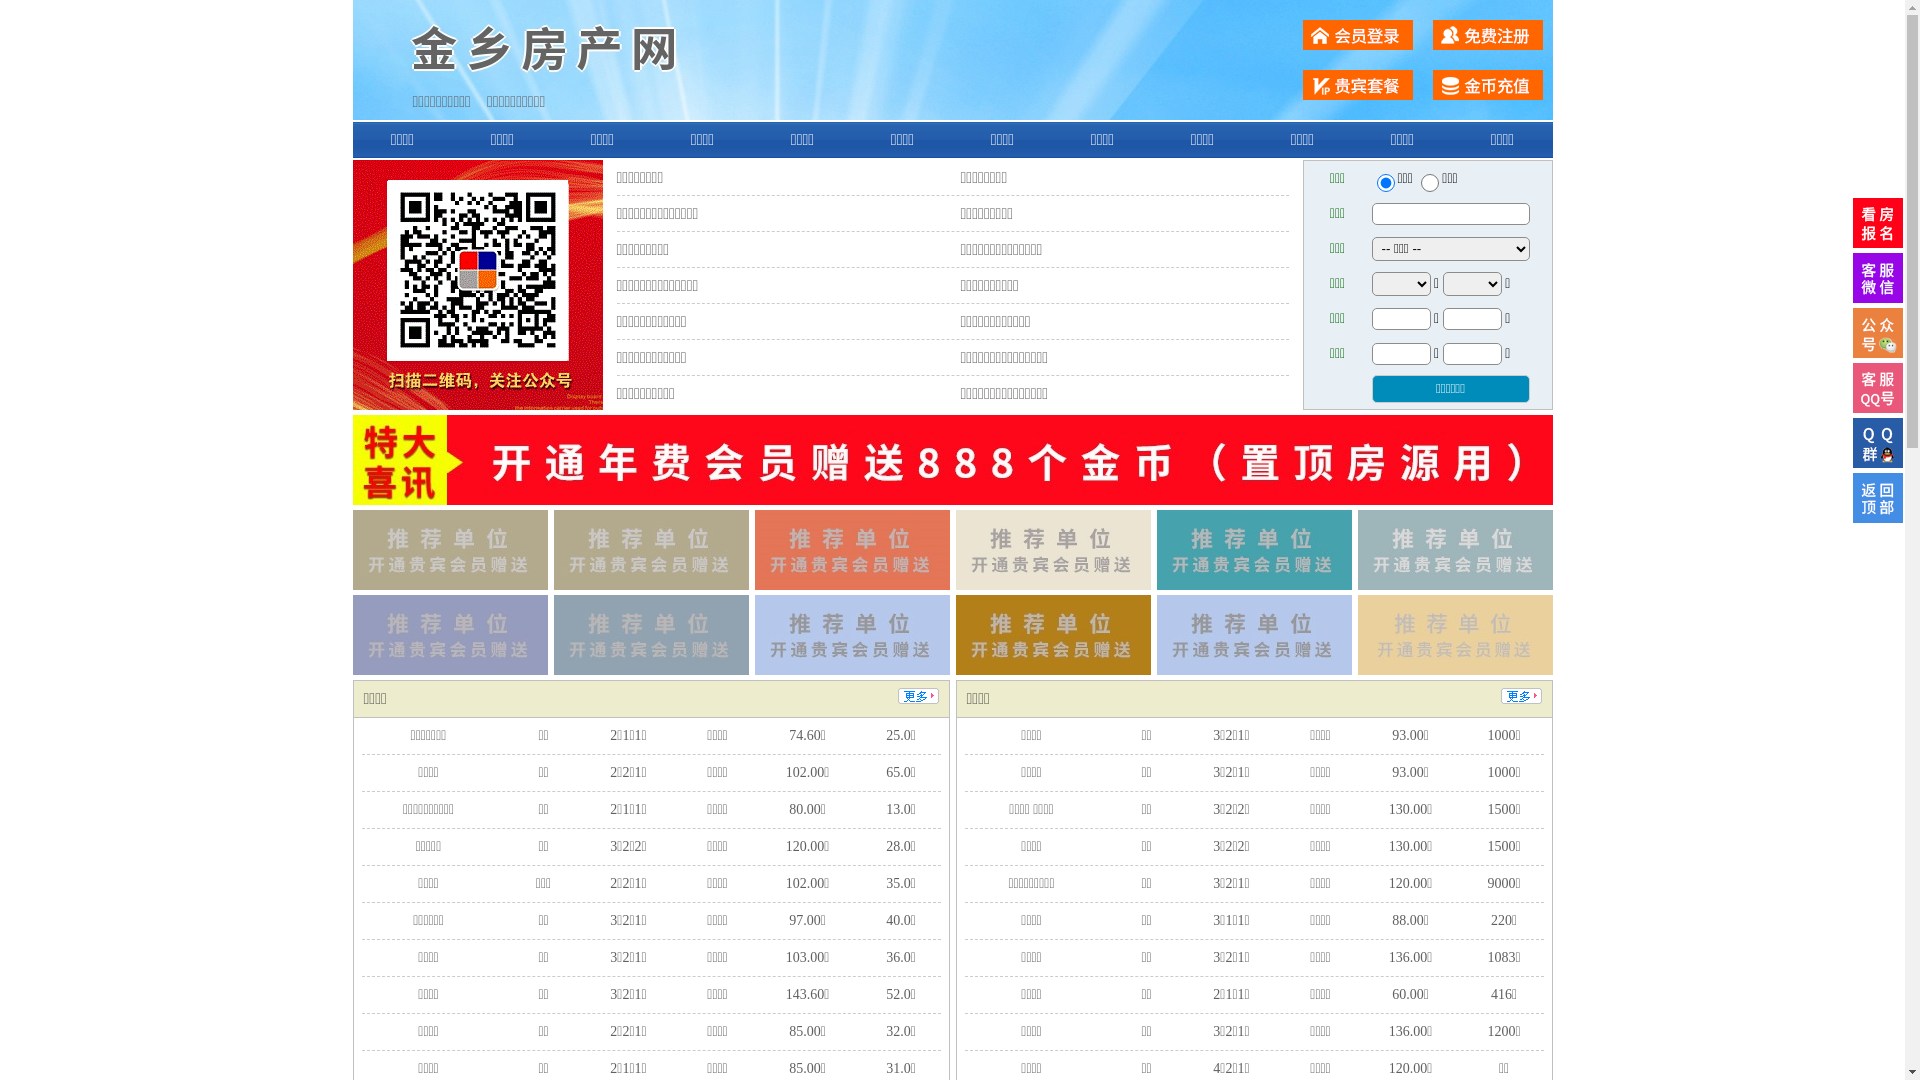 The height and width of the screenshot is (1080, 1920). I want to click on 'ershou', so click(1384, 182).